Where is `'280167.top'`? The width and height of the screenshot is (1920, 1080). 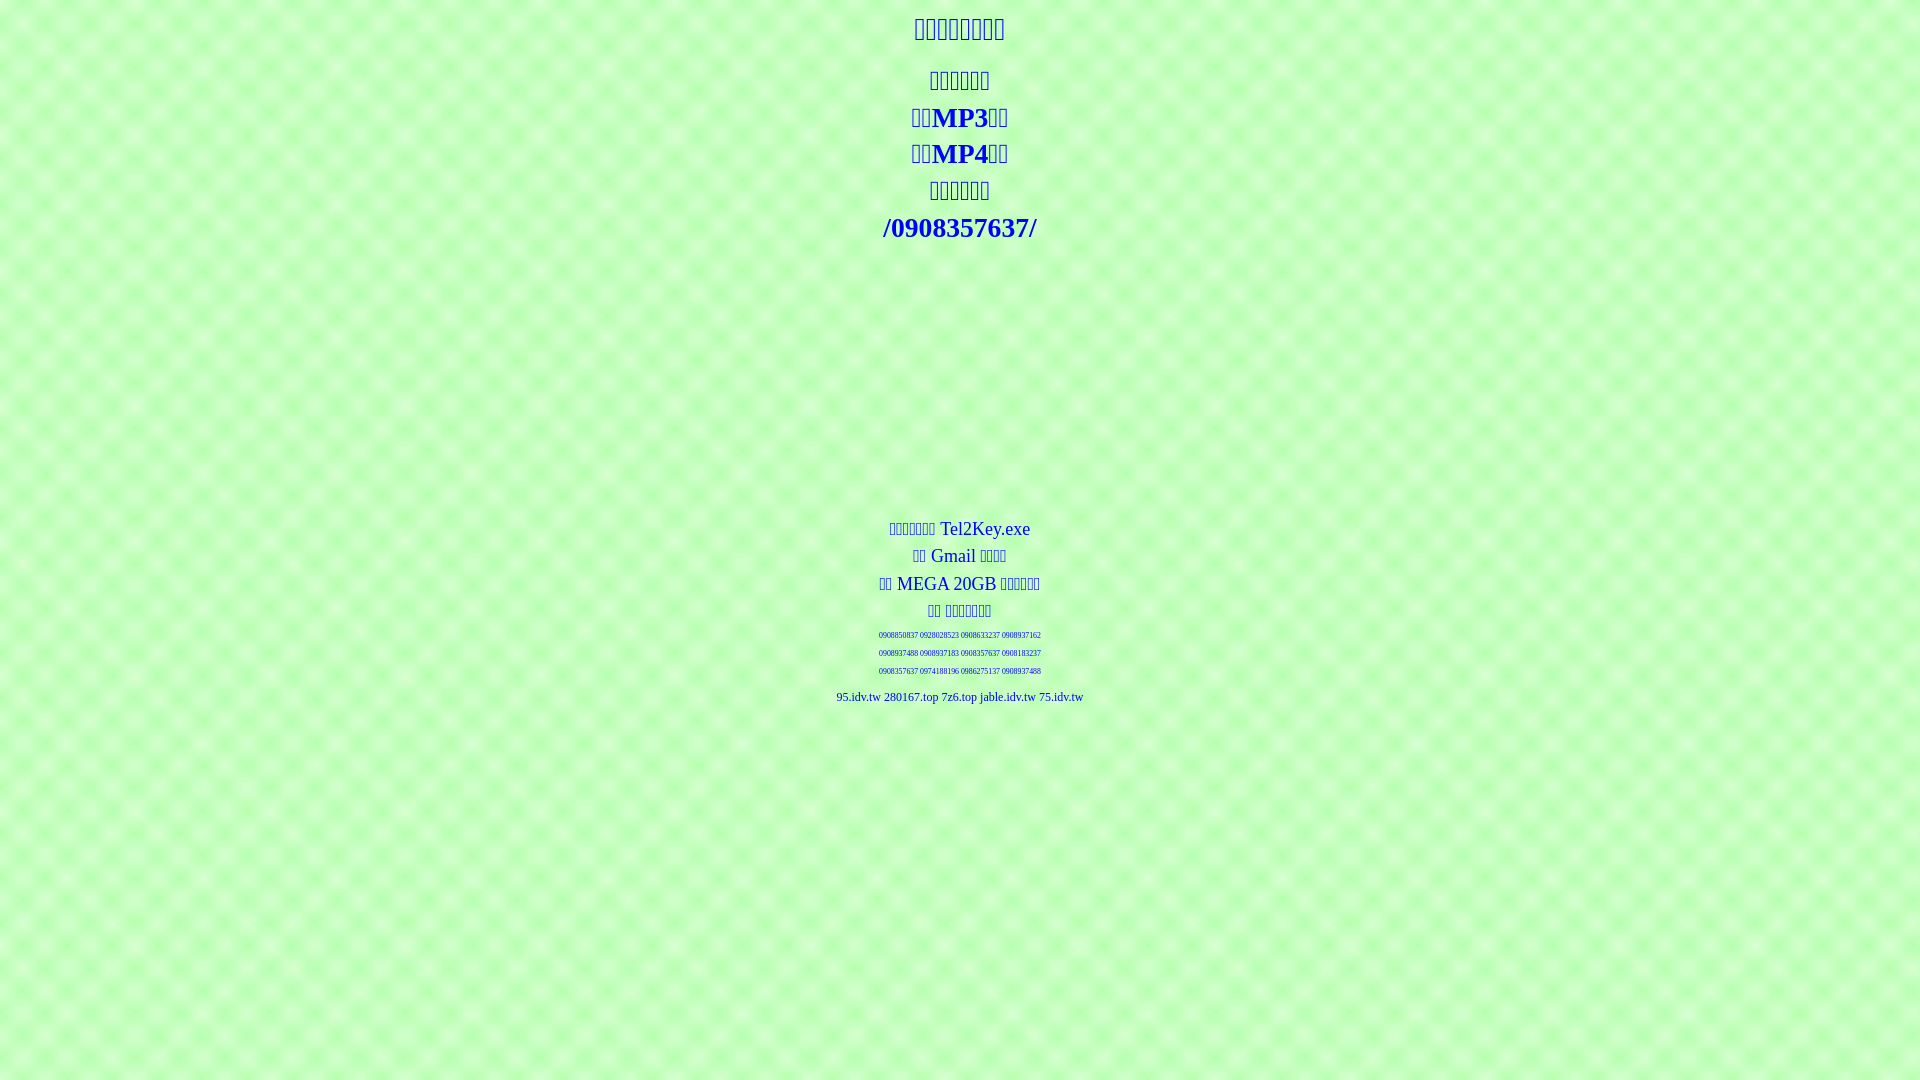 '280167.top' is located at coordinates (910, 696).